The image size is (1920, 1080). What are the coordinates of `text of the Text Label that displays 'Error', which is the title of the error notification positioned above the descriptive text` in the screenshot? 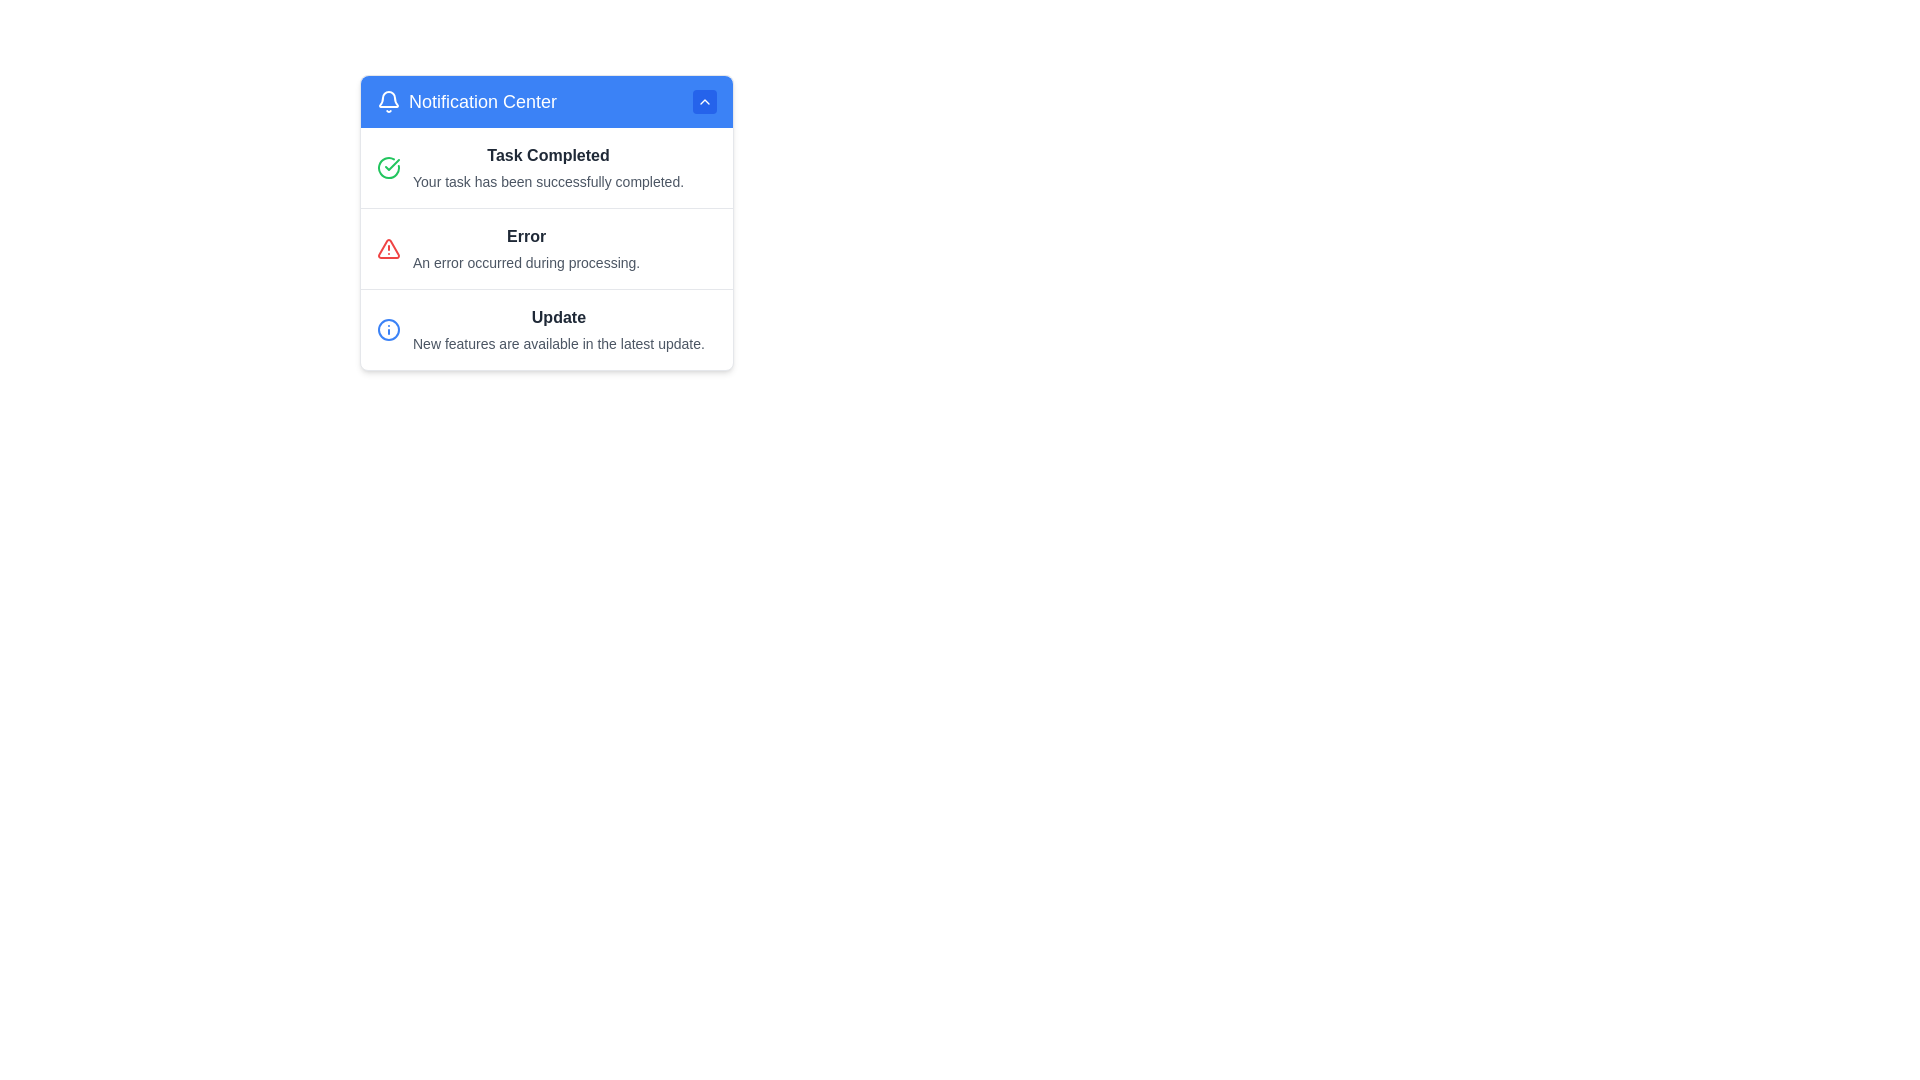 It's located at (526, 235).